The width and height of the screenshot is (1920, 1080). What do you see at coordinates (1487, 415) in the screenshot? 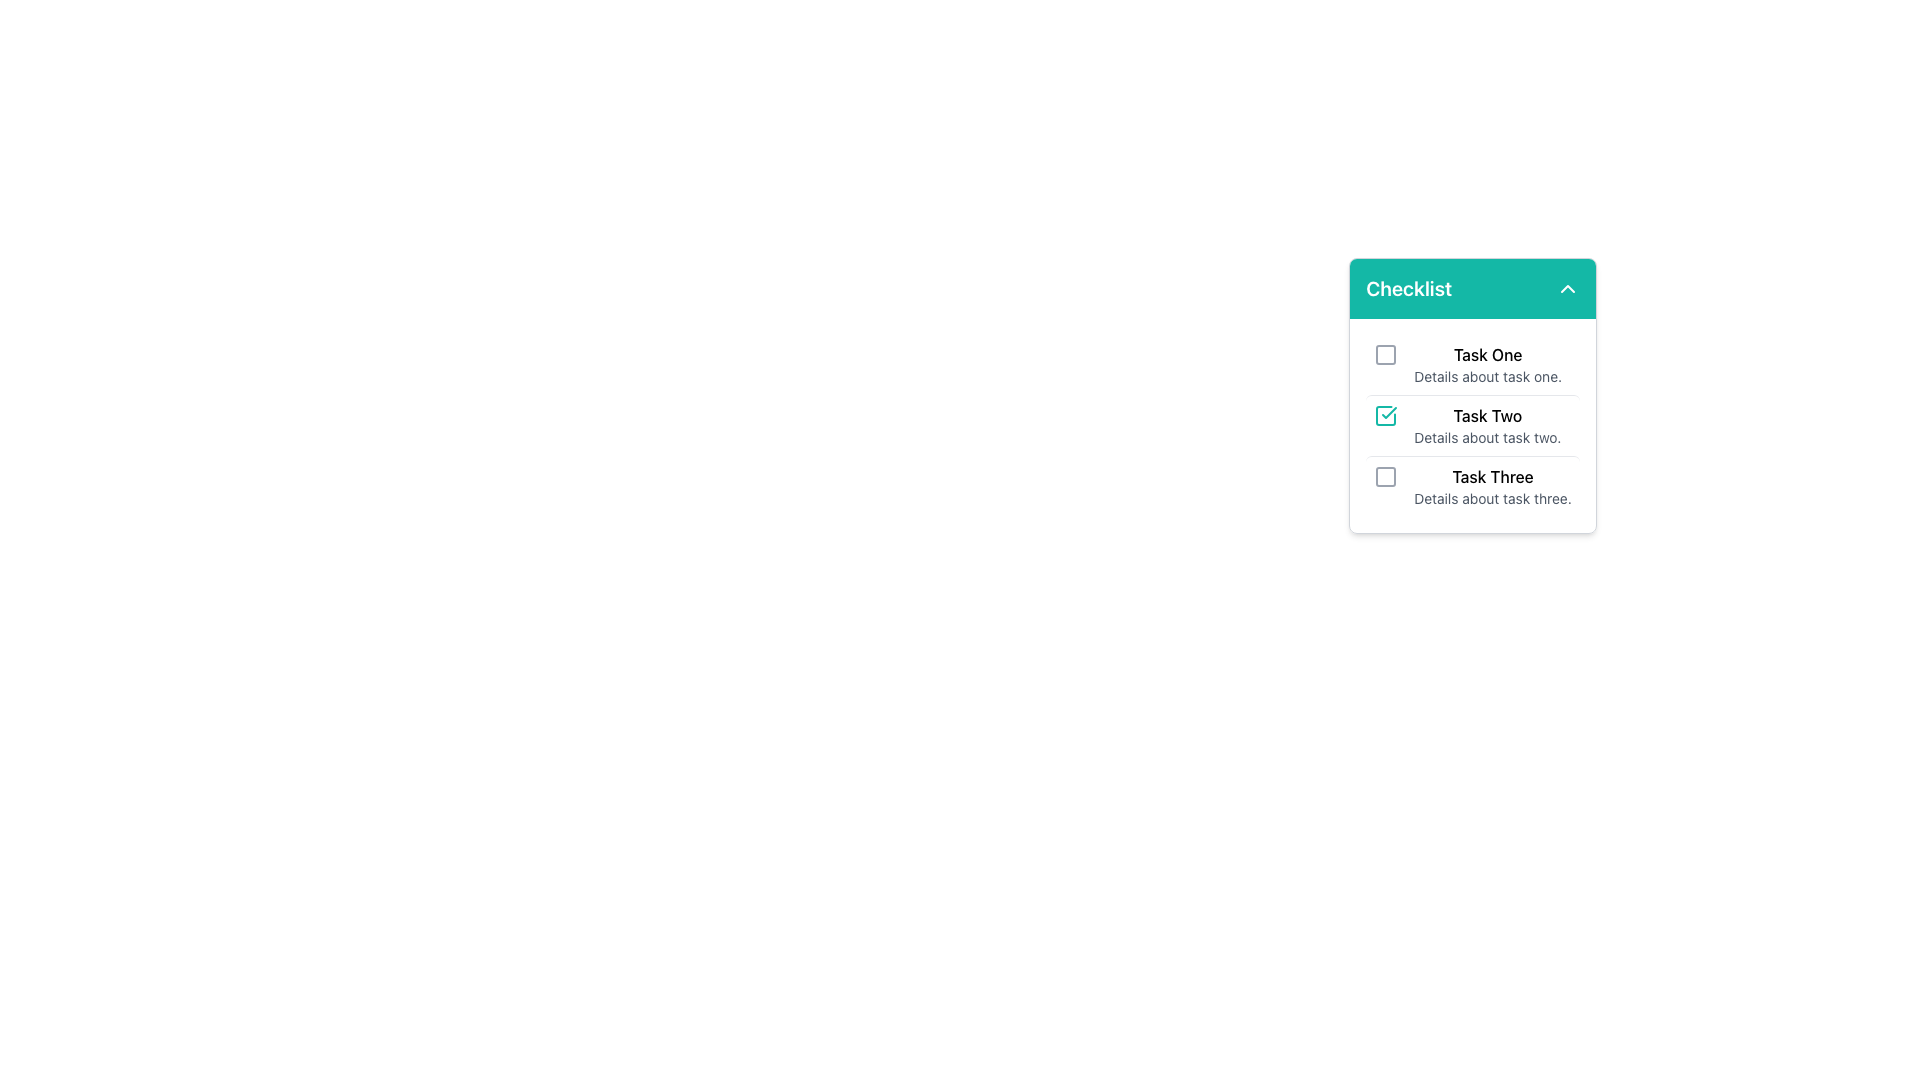
I see `the text label for the second task in the checklist, located directly right of the checkbox and above the text 'Details about task two.'` at bounding box center [1487, 415].